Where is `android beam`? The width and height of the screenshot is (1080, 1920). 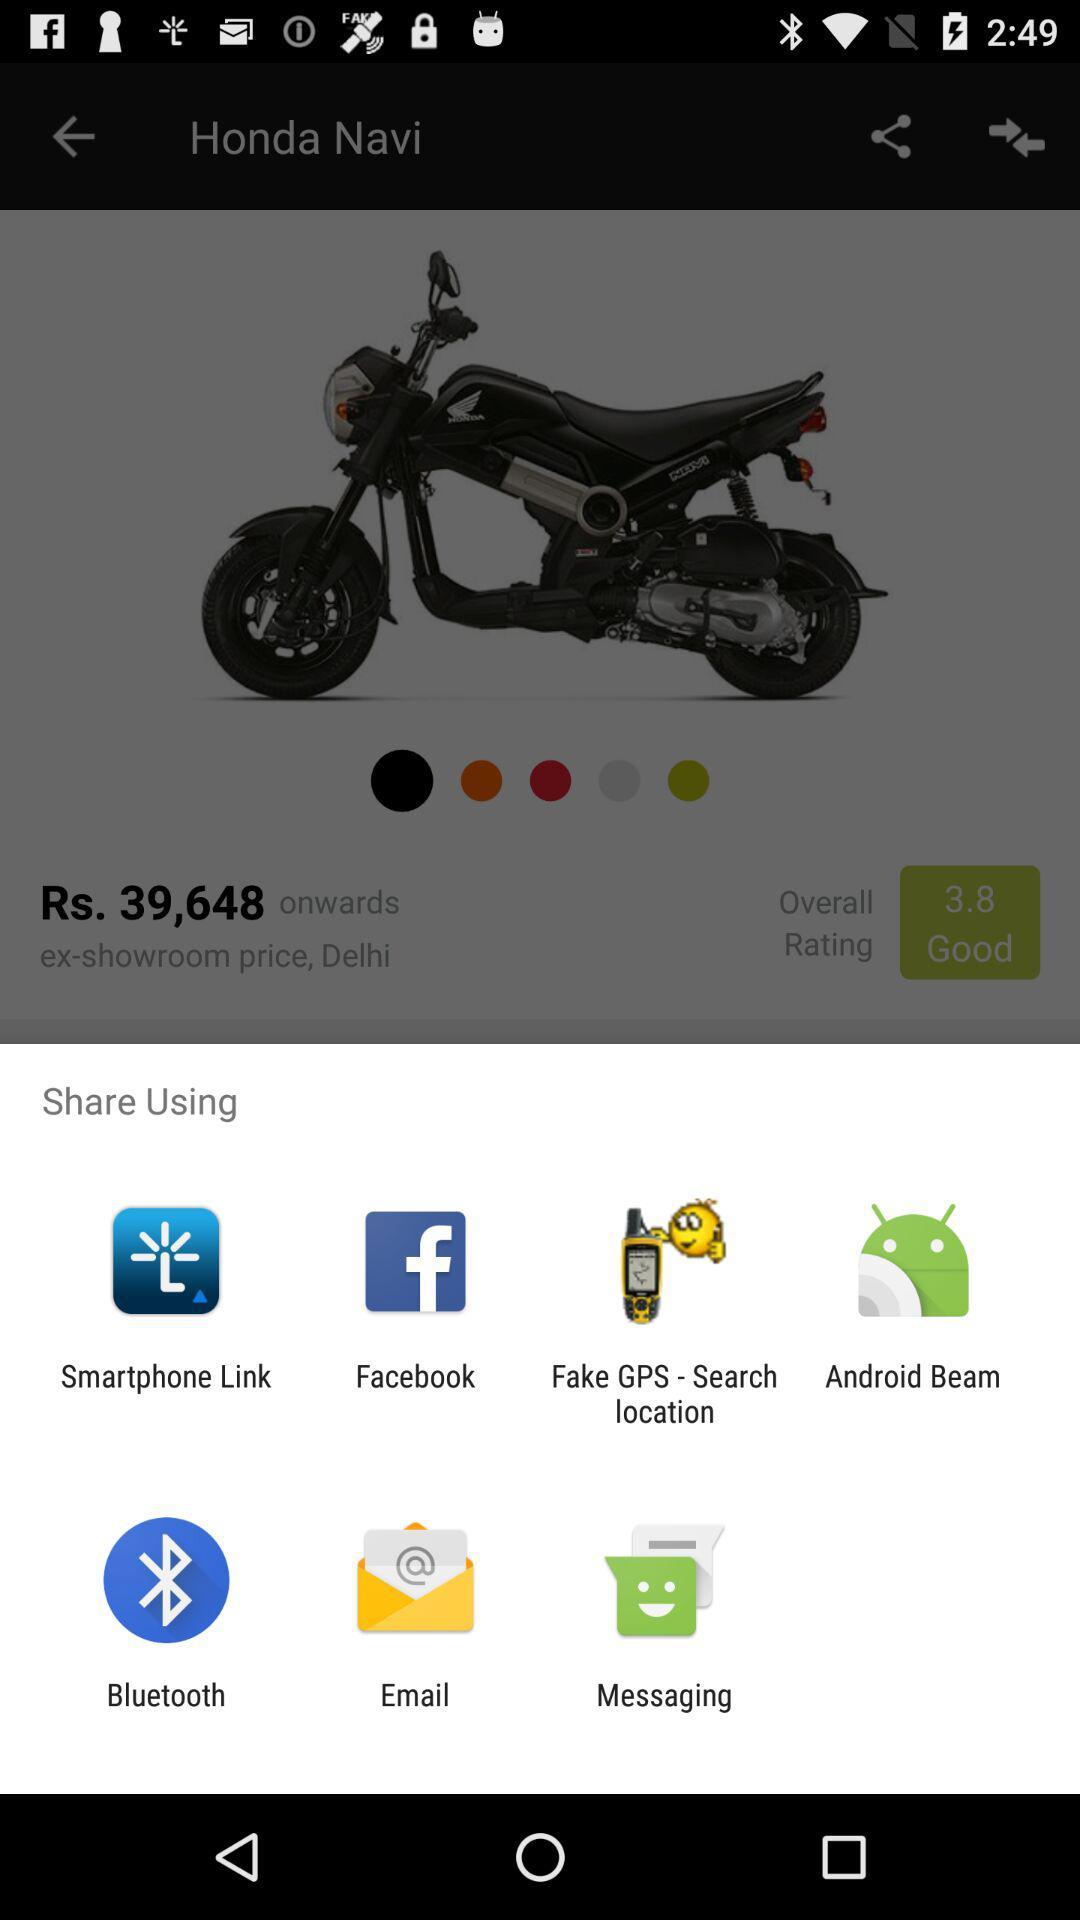 android beam is located at coordinates (913, 1392).